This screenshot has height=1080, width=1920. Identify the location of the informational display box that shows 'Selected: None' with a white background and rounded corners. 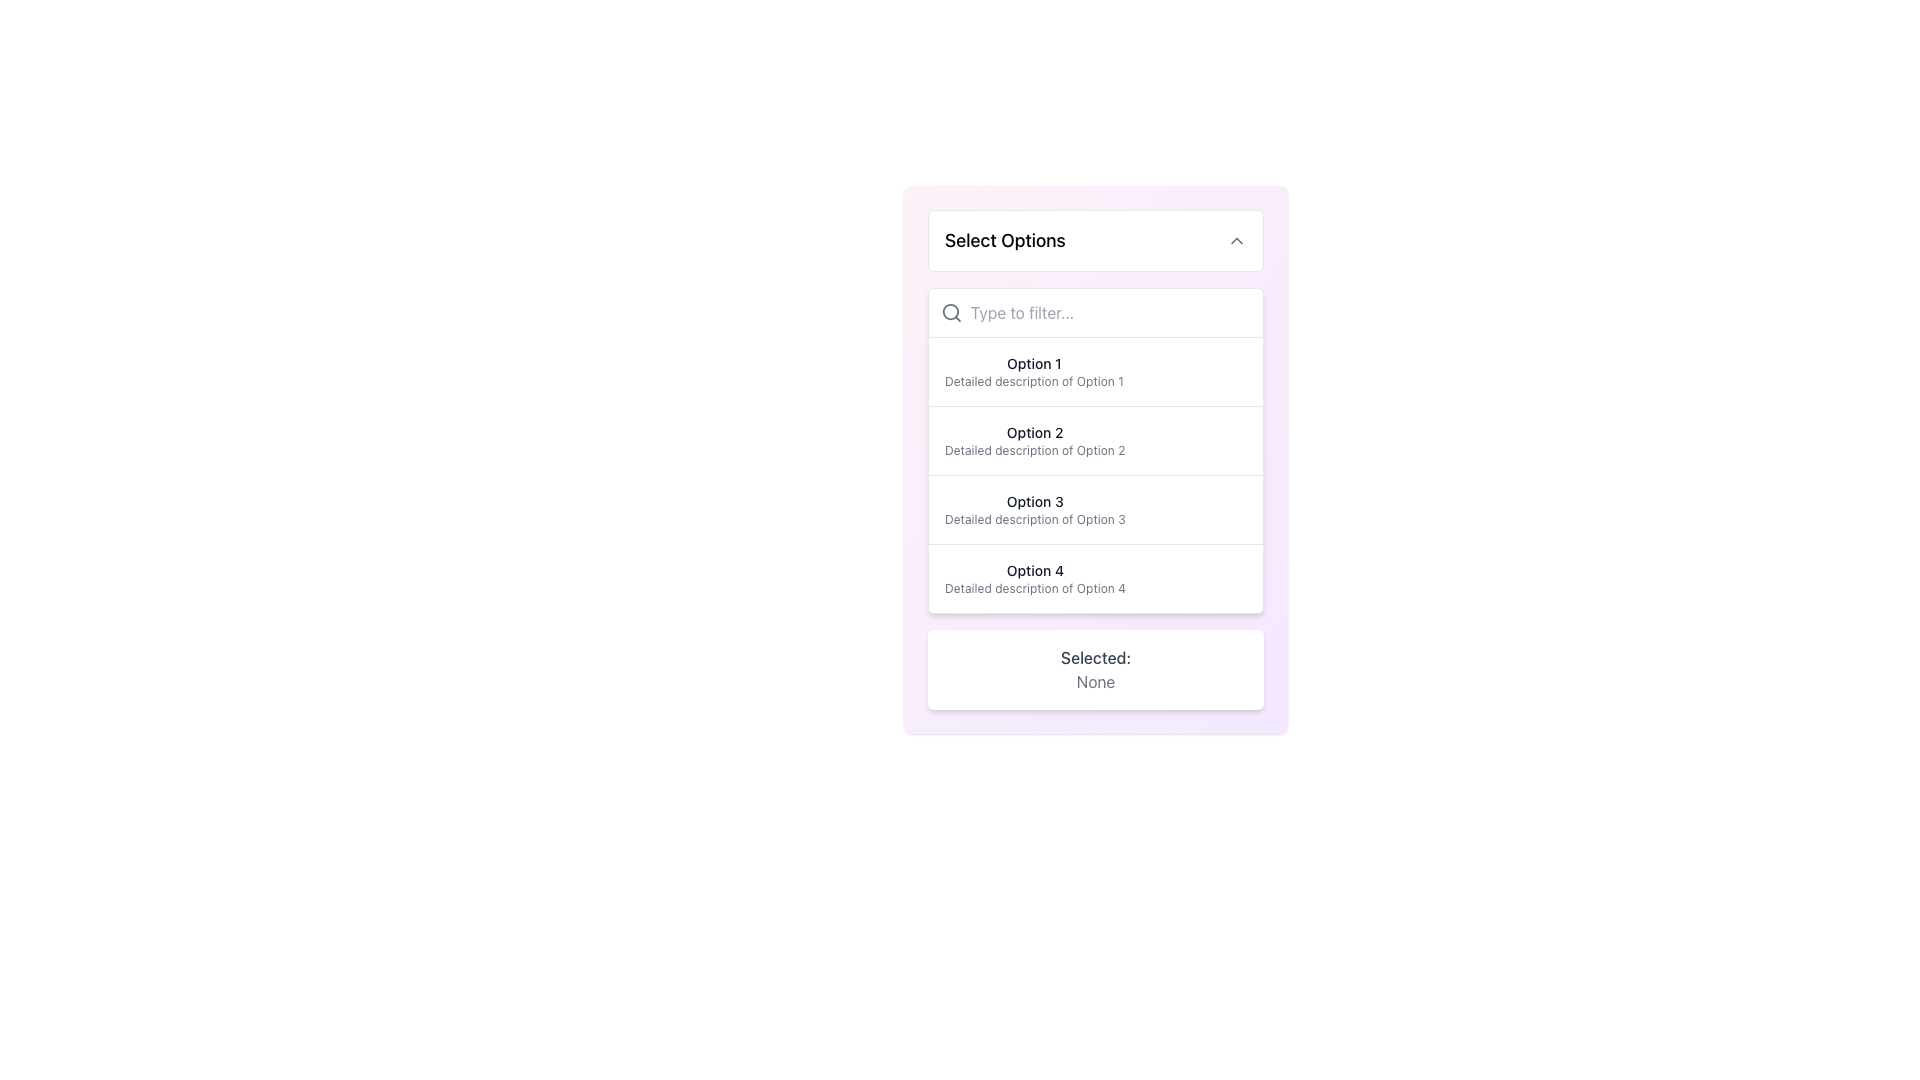
(1094, 670).